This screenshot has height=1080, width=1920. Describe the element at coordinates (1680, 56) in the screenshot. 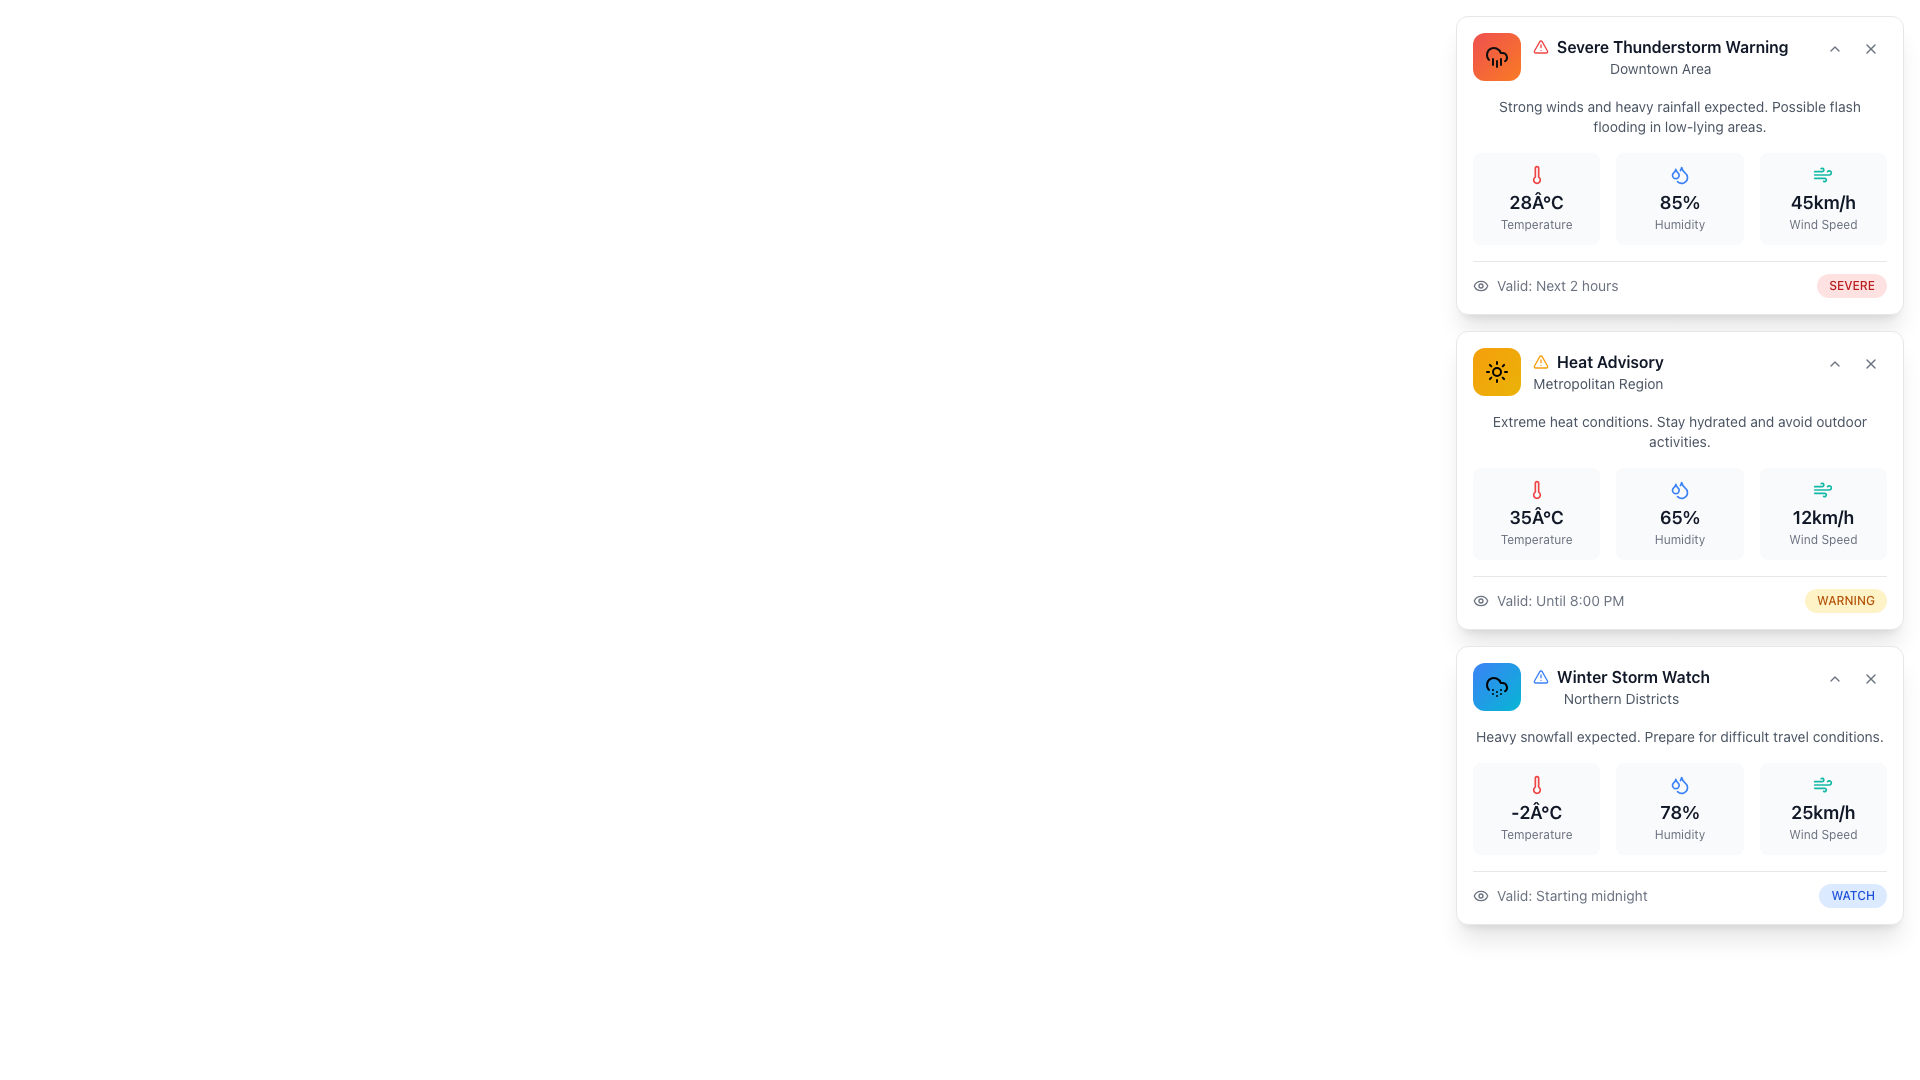

I see `warning header with the icon that states 'Severe Thunderstorm Warning' and the subheading 'Downtown Area'` at that location.